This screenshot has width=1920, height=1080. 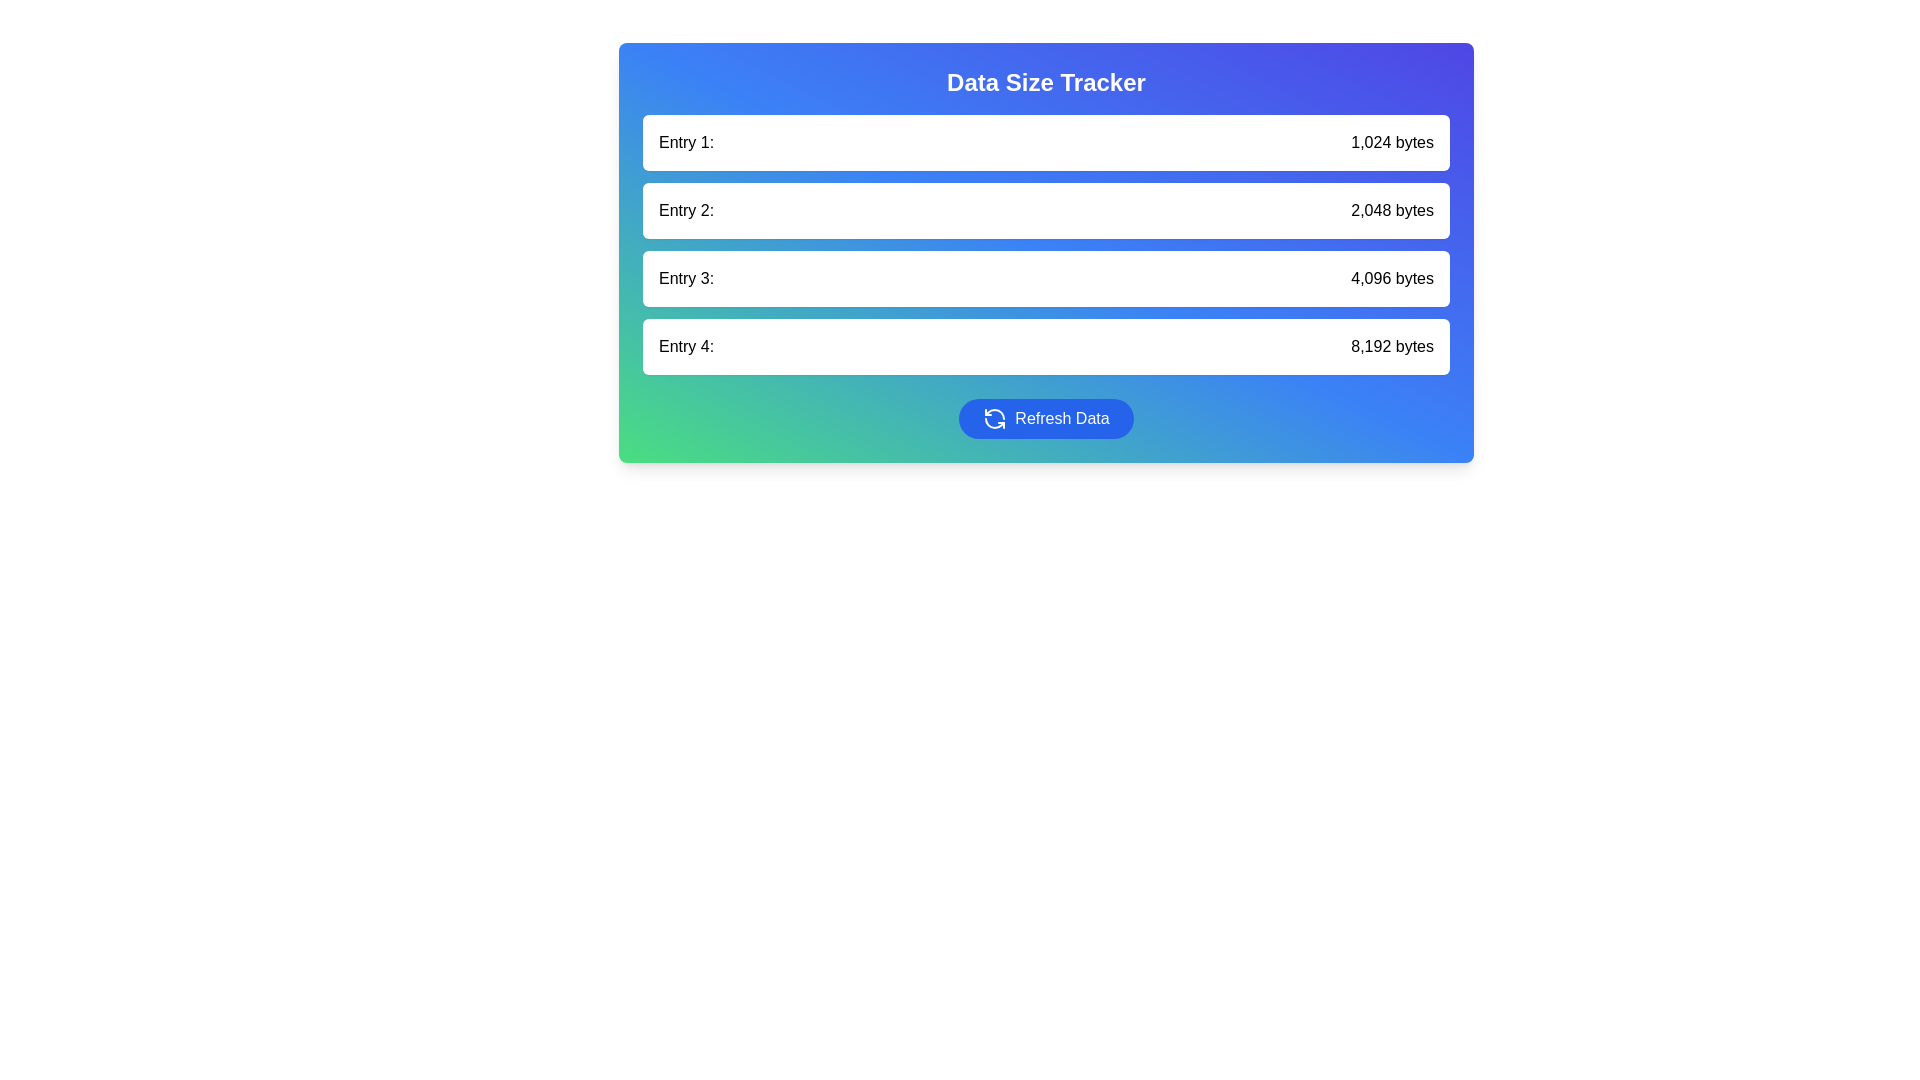 What do you see at coordinates (1391, 278) in the screenshot?
I see `the static text label displaying '4,096 bytes' in black font, located in the 'Data Size Tracker' table next to 'Entry 3:'` at bounding box center [1391, 278].